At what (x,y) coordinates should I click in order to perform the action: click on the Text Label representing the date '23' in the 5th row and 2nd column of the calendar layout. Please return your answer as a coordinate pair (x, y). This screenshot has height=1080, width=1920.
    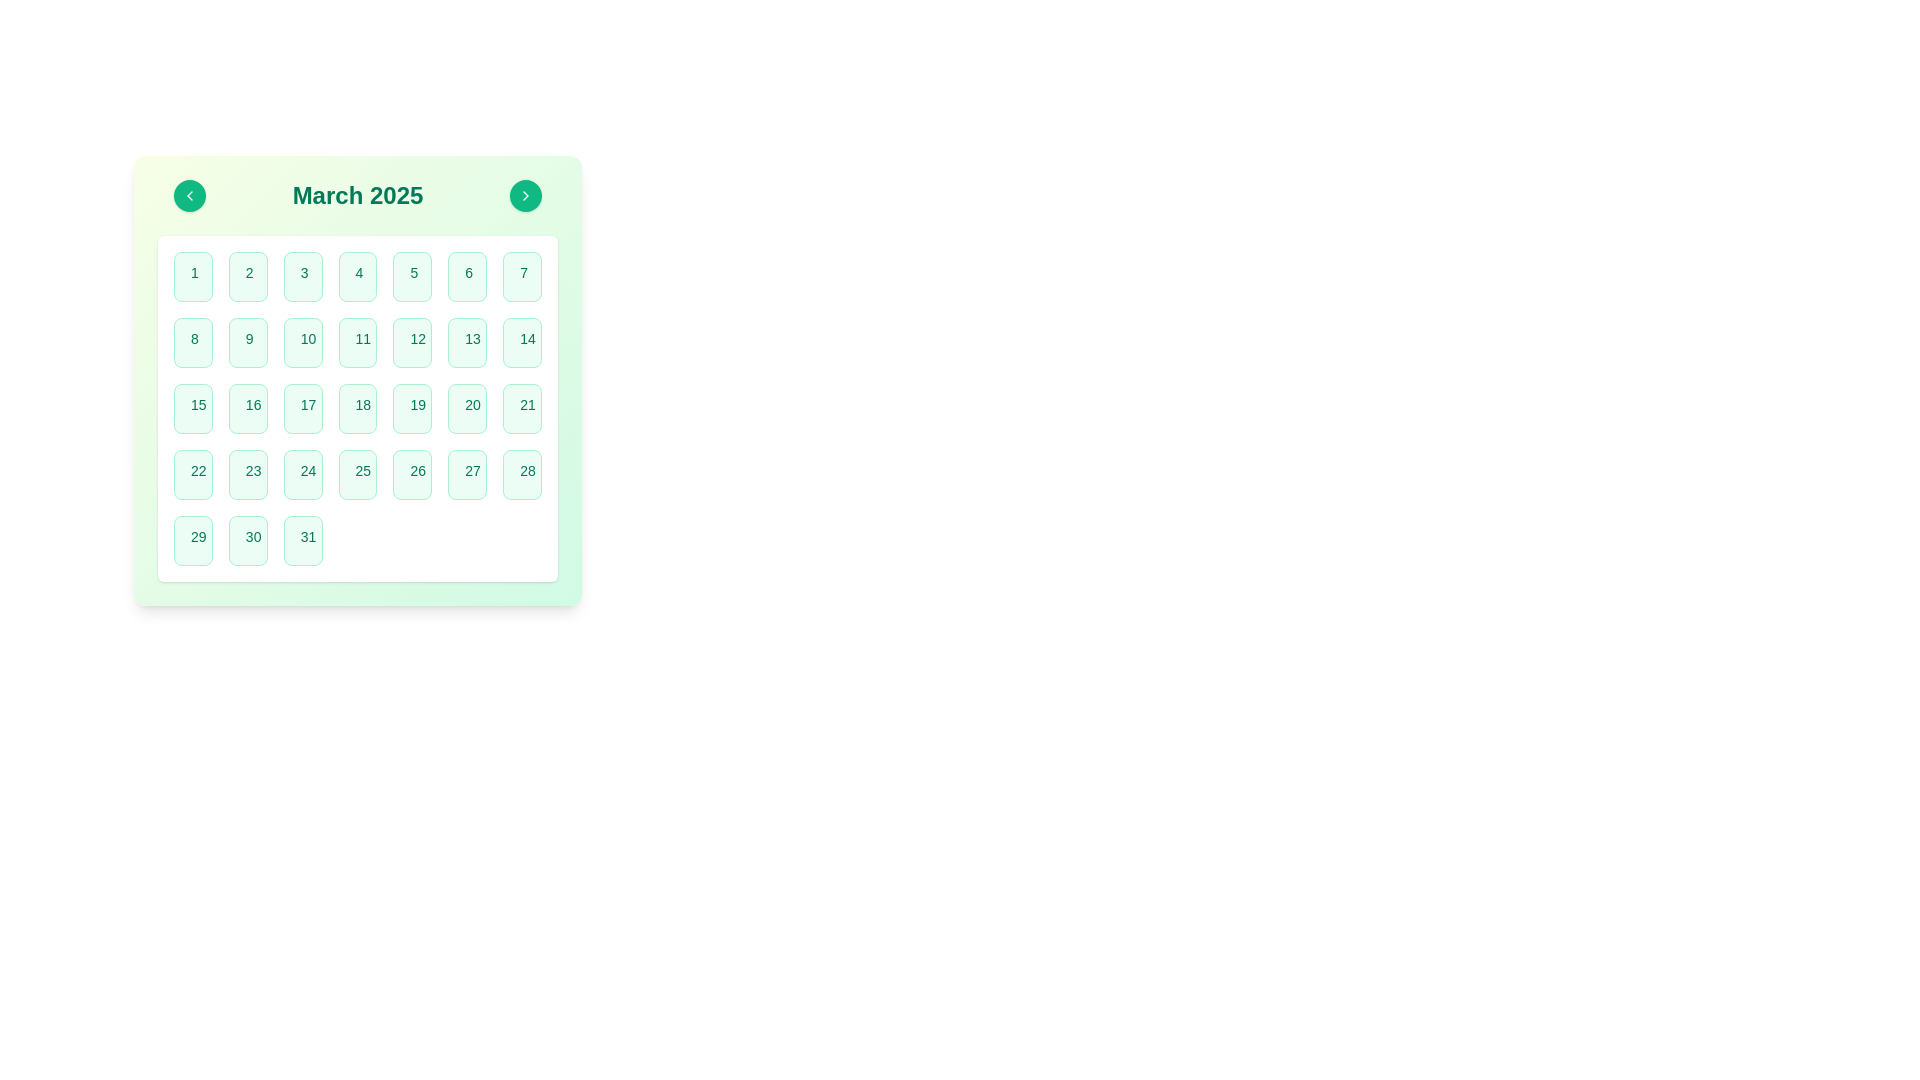
    Looking at the image, I should click on (252, 470).